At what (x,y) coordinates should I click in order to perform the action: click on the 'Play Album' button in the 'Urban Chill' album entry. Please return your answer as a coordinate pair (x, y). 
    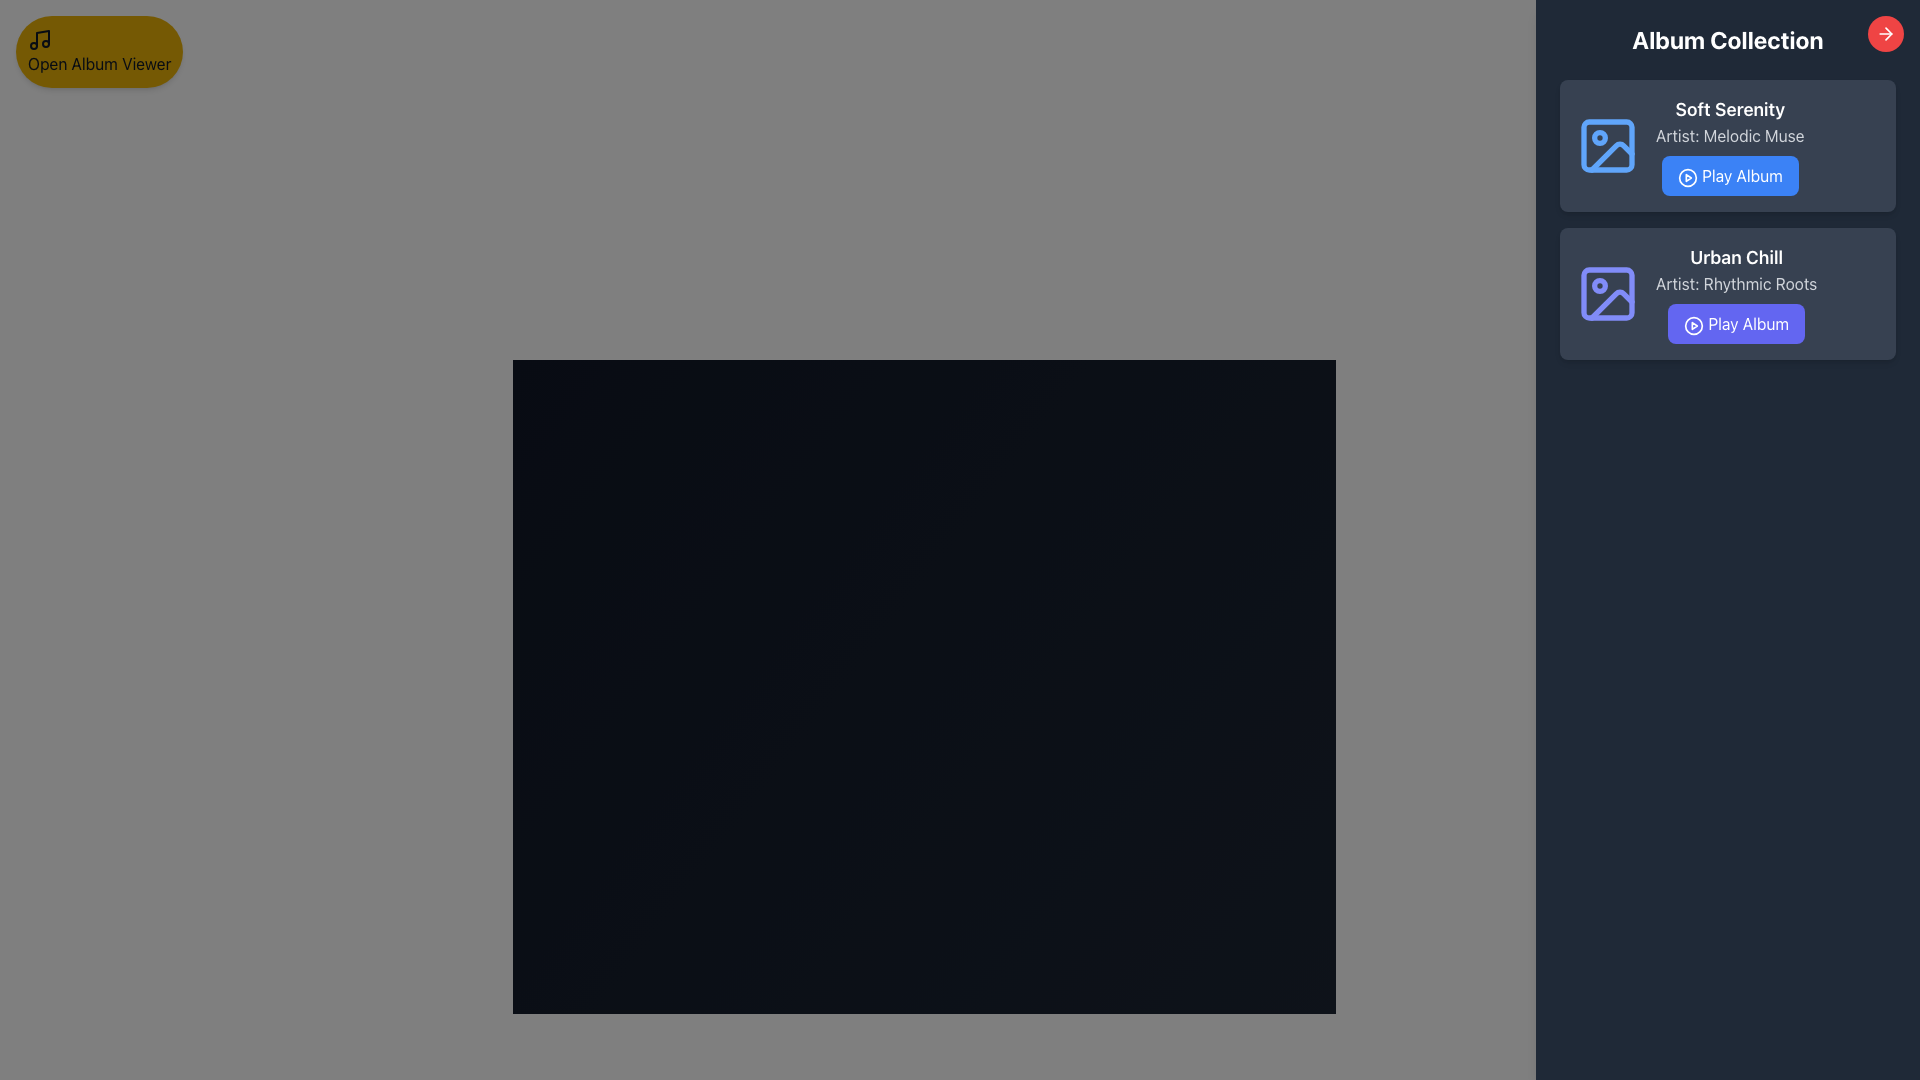
    Looking at the image, I should click on (1735, 293).